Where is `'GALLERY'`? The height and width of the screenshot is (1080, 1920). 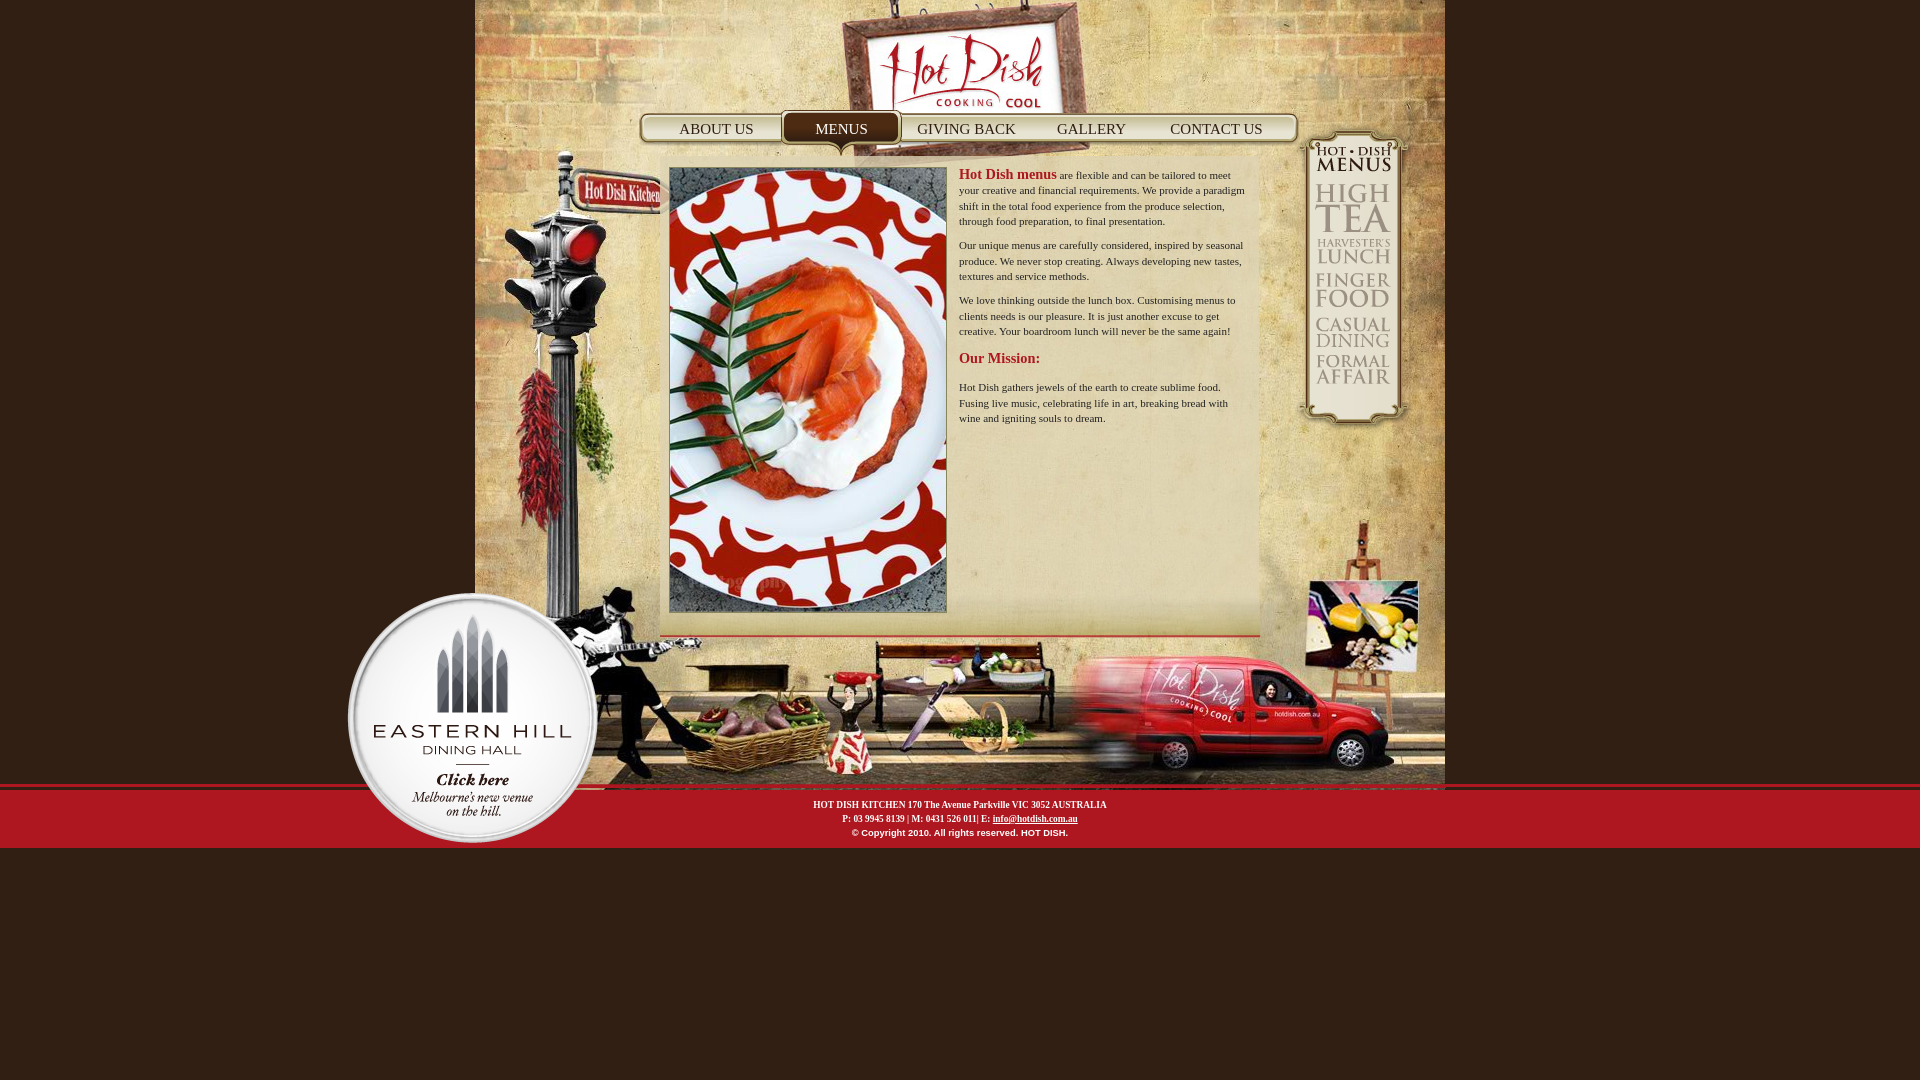 'GALLERY' is located at coordinates (1090, 136).